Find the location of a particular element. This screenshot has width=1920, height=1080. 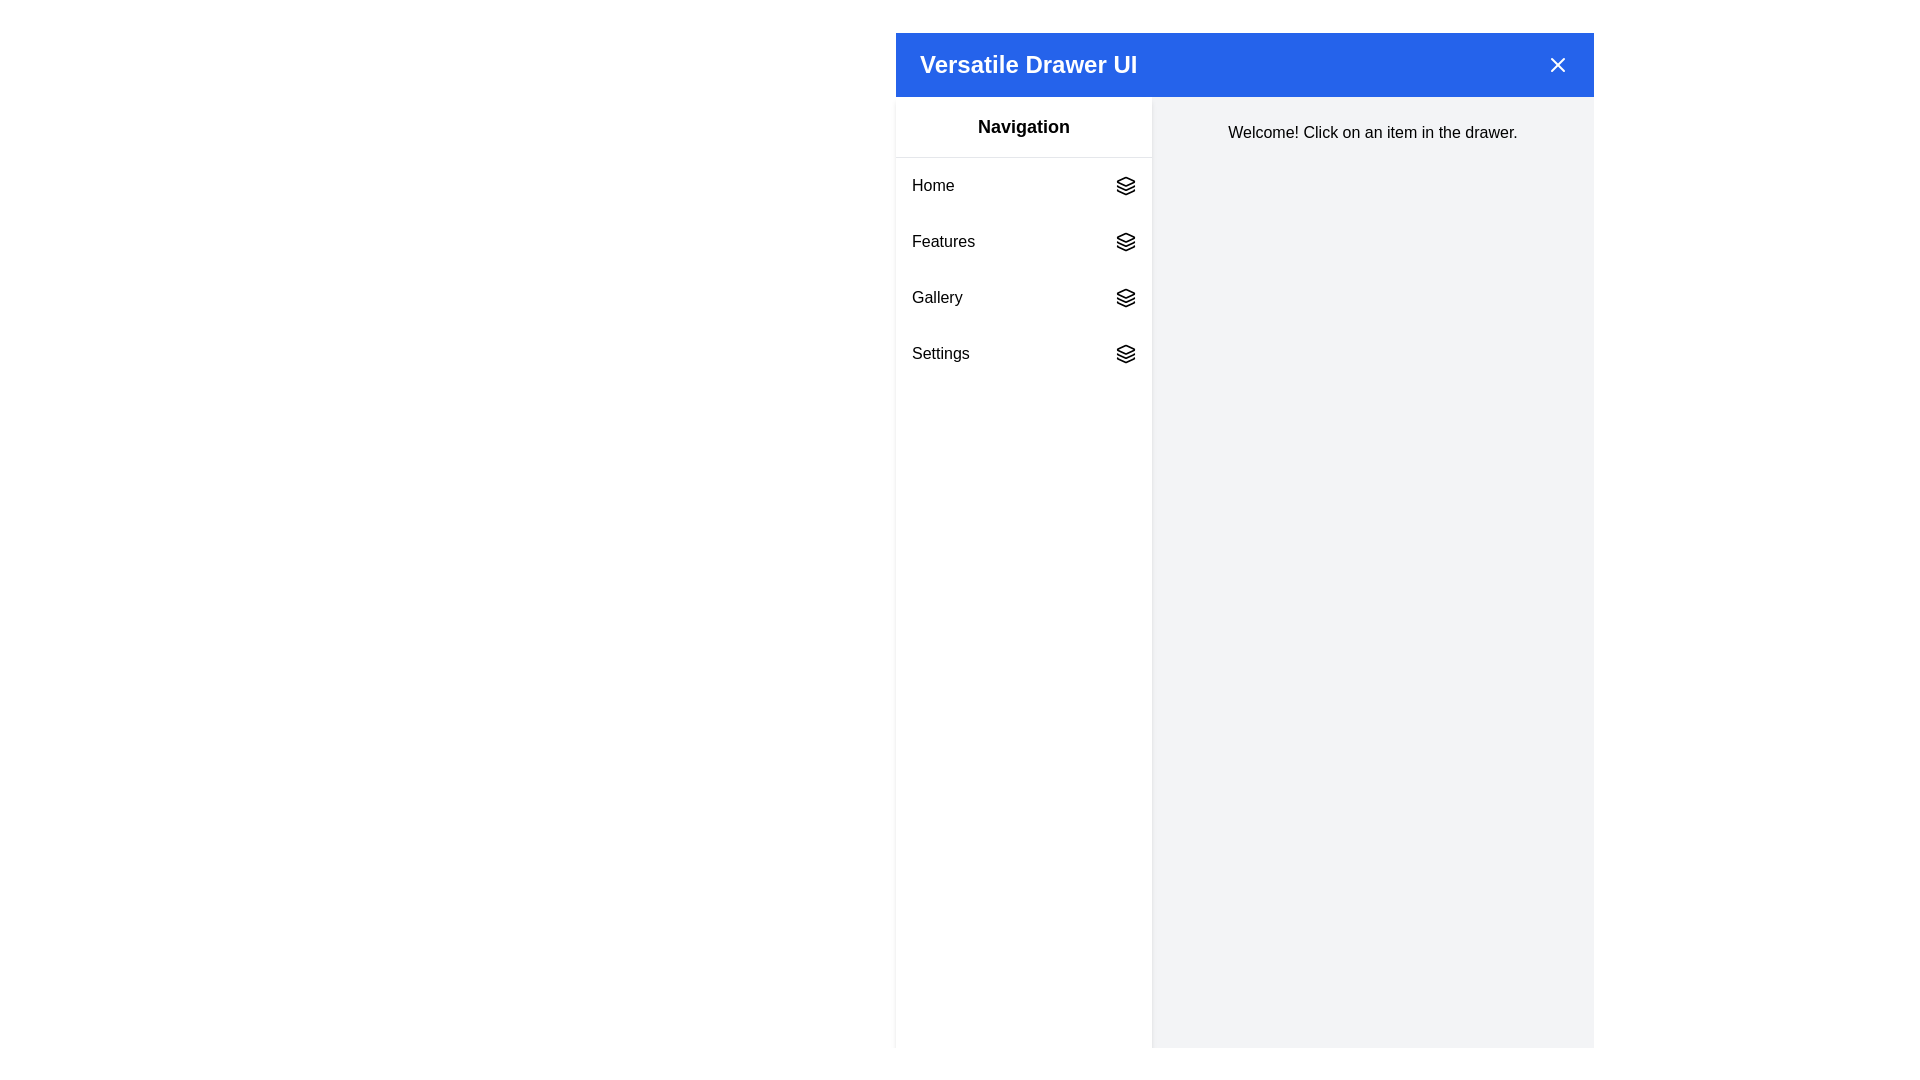

the topmost layer icon in the vertical navigation menu, which resembles a stylized stack of rhomboids, located beside the 'Gallery' menu label is located at coordinates (1126, 293).